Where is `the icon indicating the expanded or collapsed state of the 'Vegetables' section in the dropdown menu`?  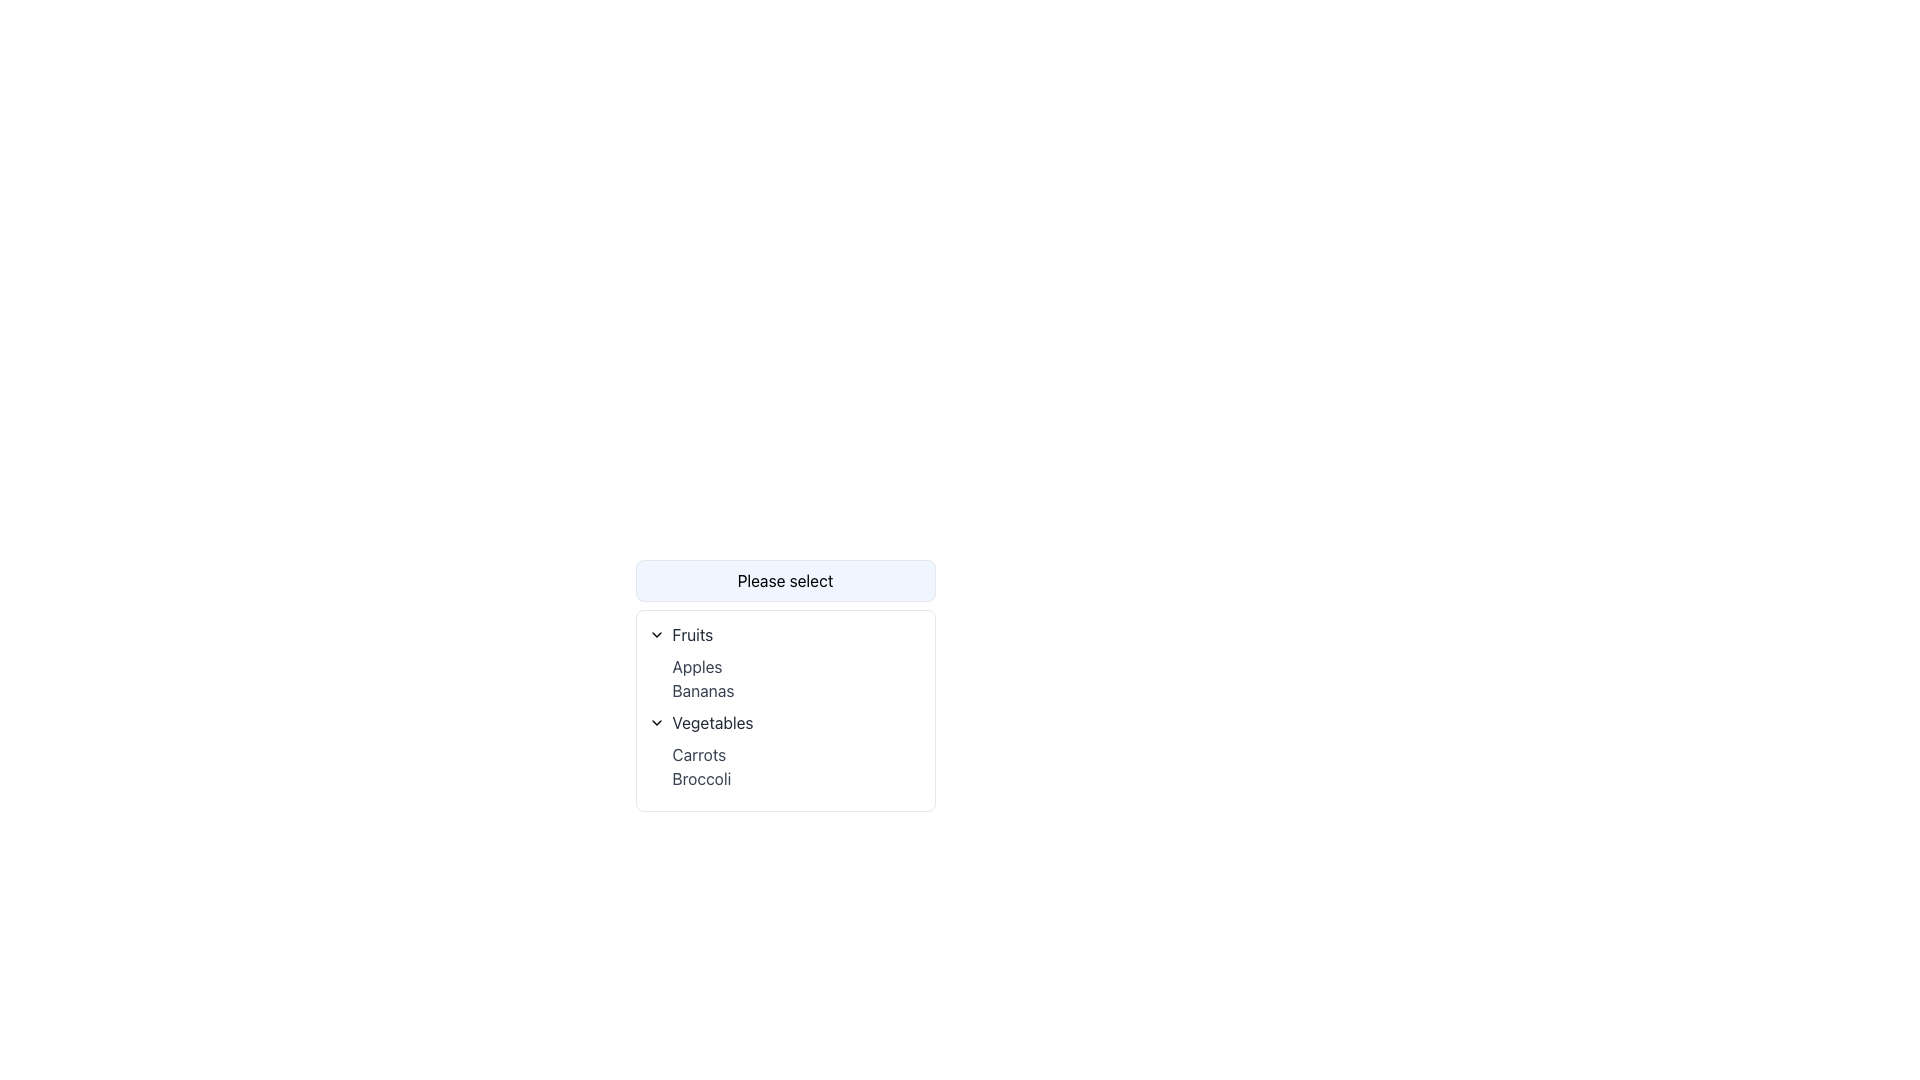
the icon indicating the expanded or collapsed state of the 'Vegetables' section in the dropdown menu is located at coordinates (656, 722).